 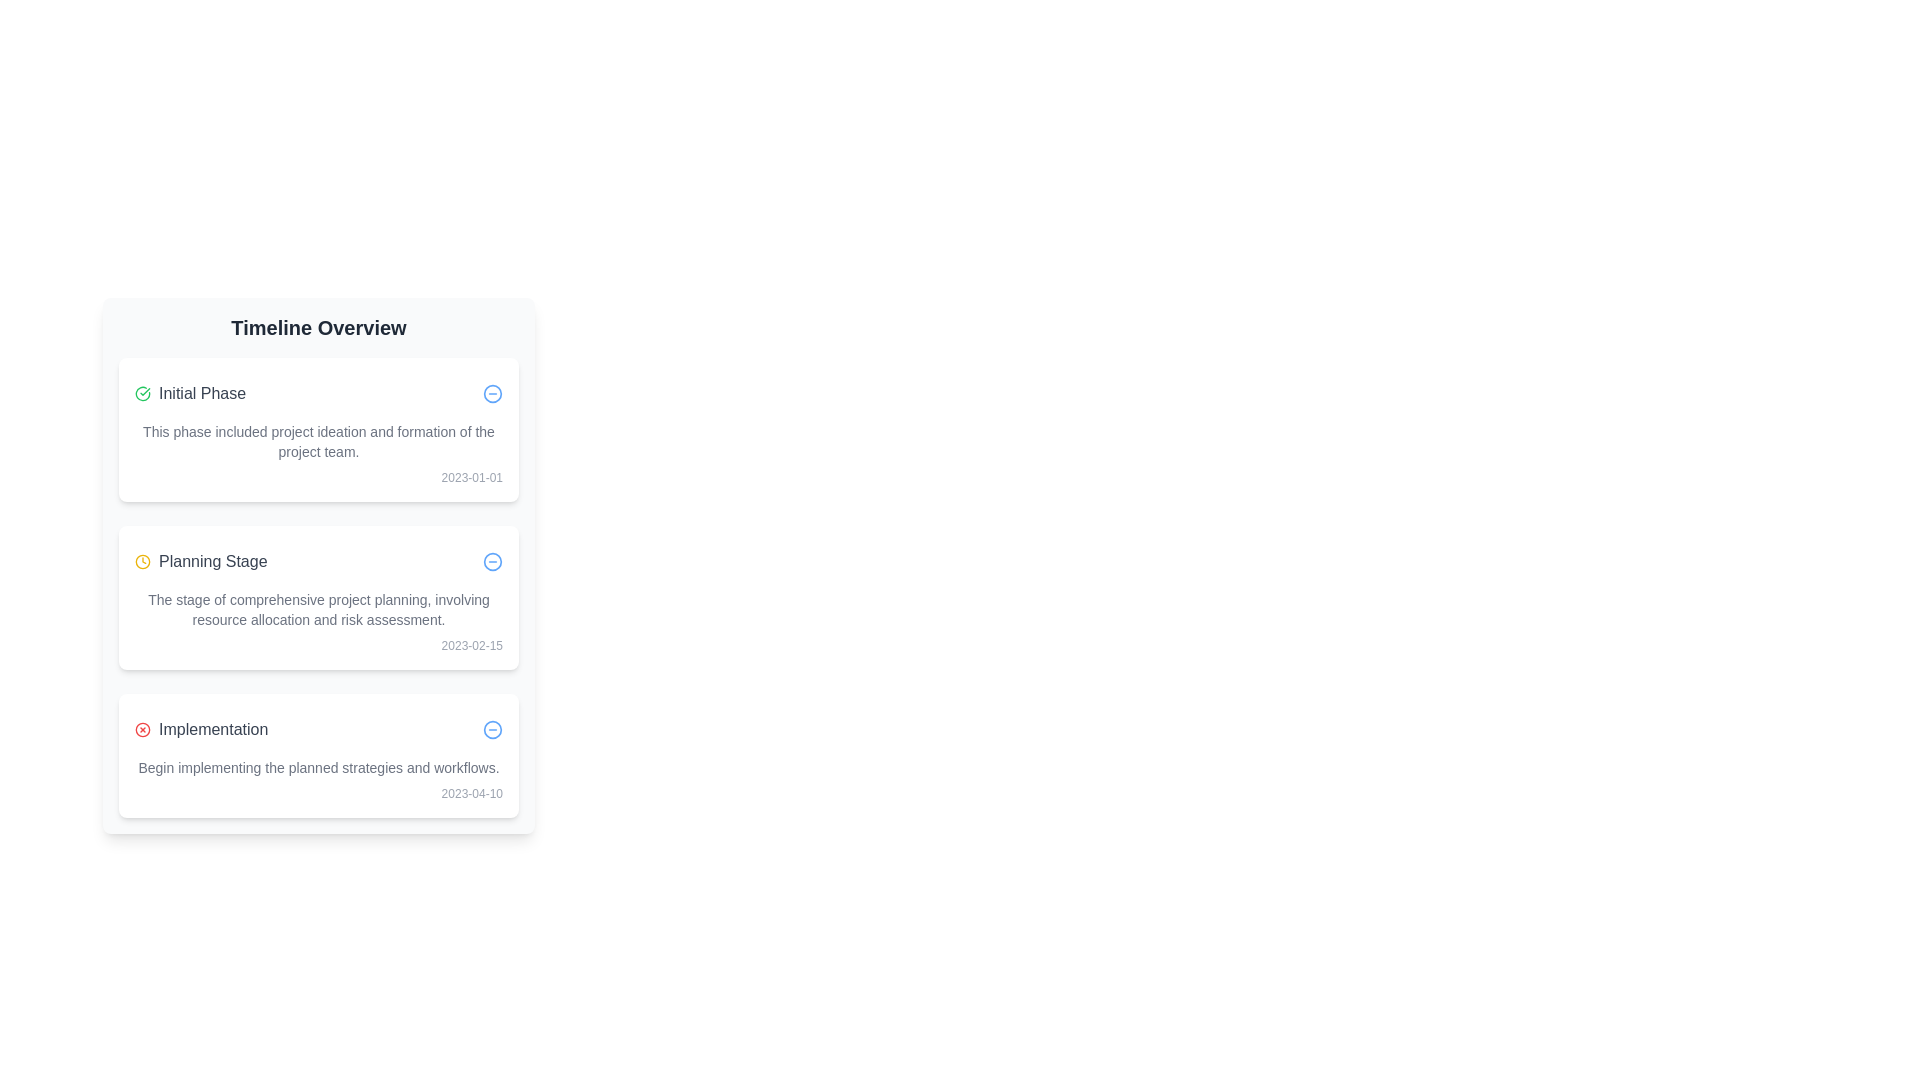 What do you see at coordinates (142, 562) in the screenshot?
I see `the Circle element representing the outer frame of the clock icon in the 'Planning Stage' timeline entry of the 'Timeline Overview' section` at bounding box center [142, 562].